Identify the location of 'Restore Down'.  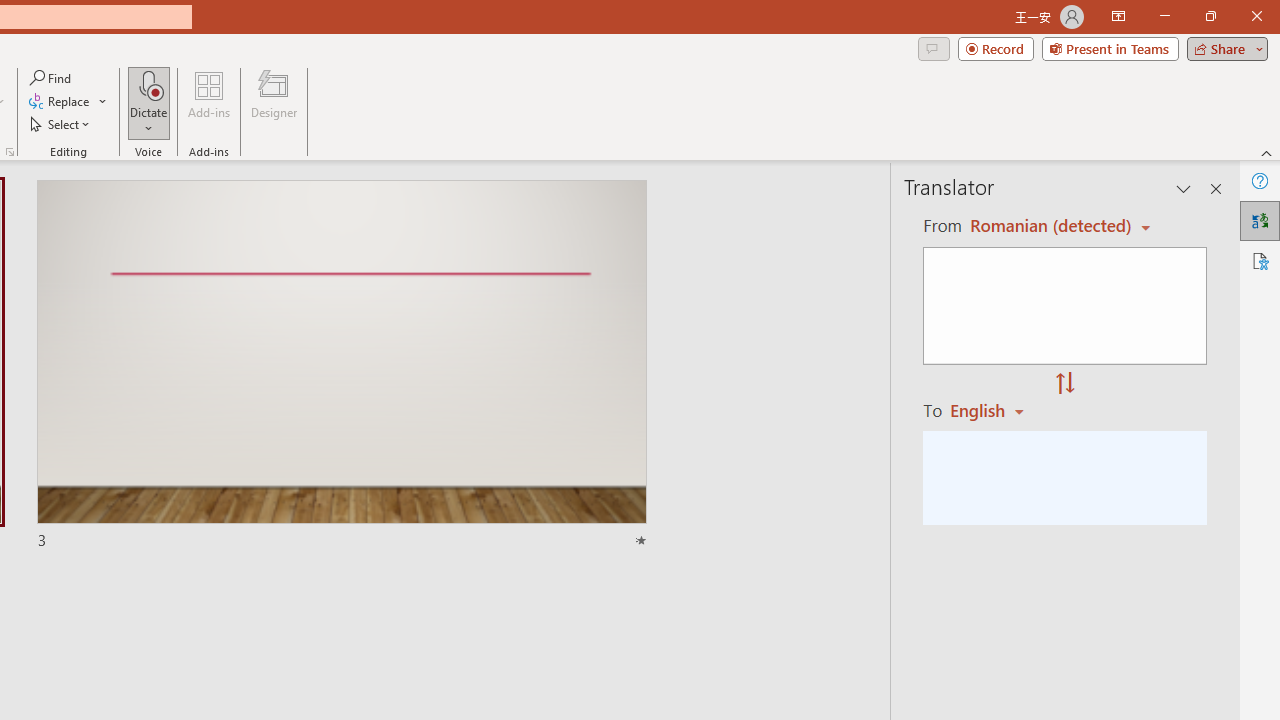
(1209, 16).